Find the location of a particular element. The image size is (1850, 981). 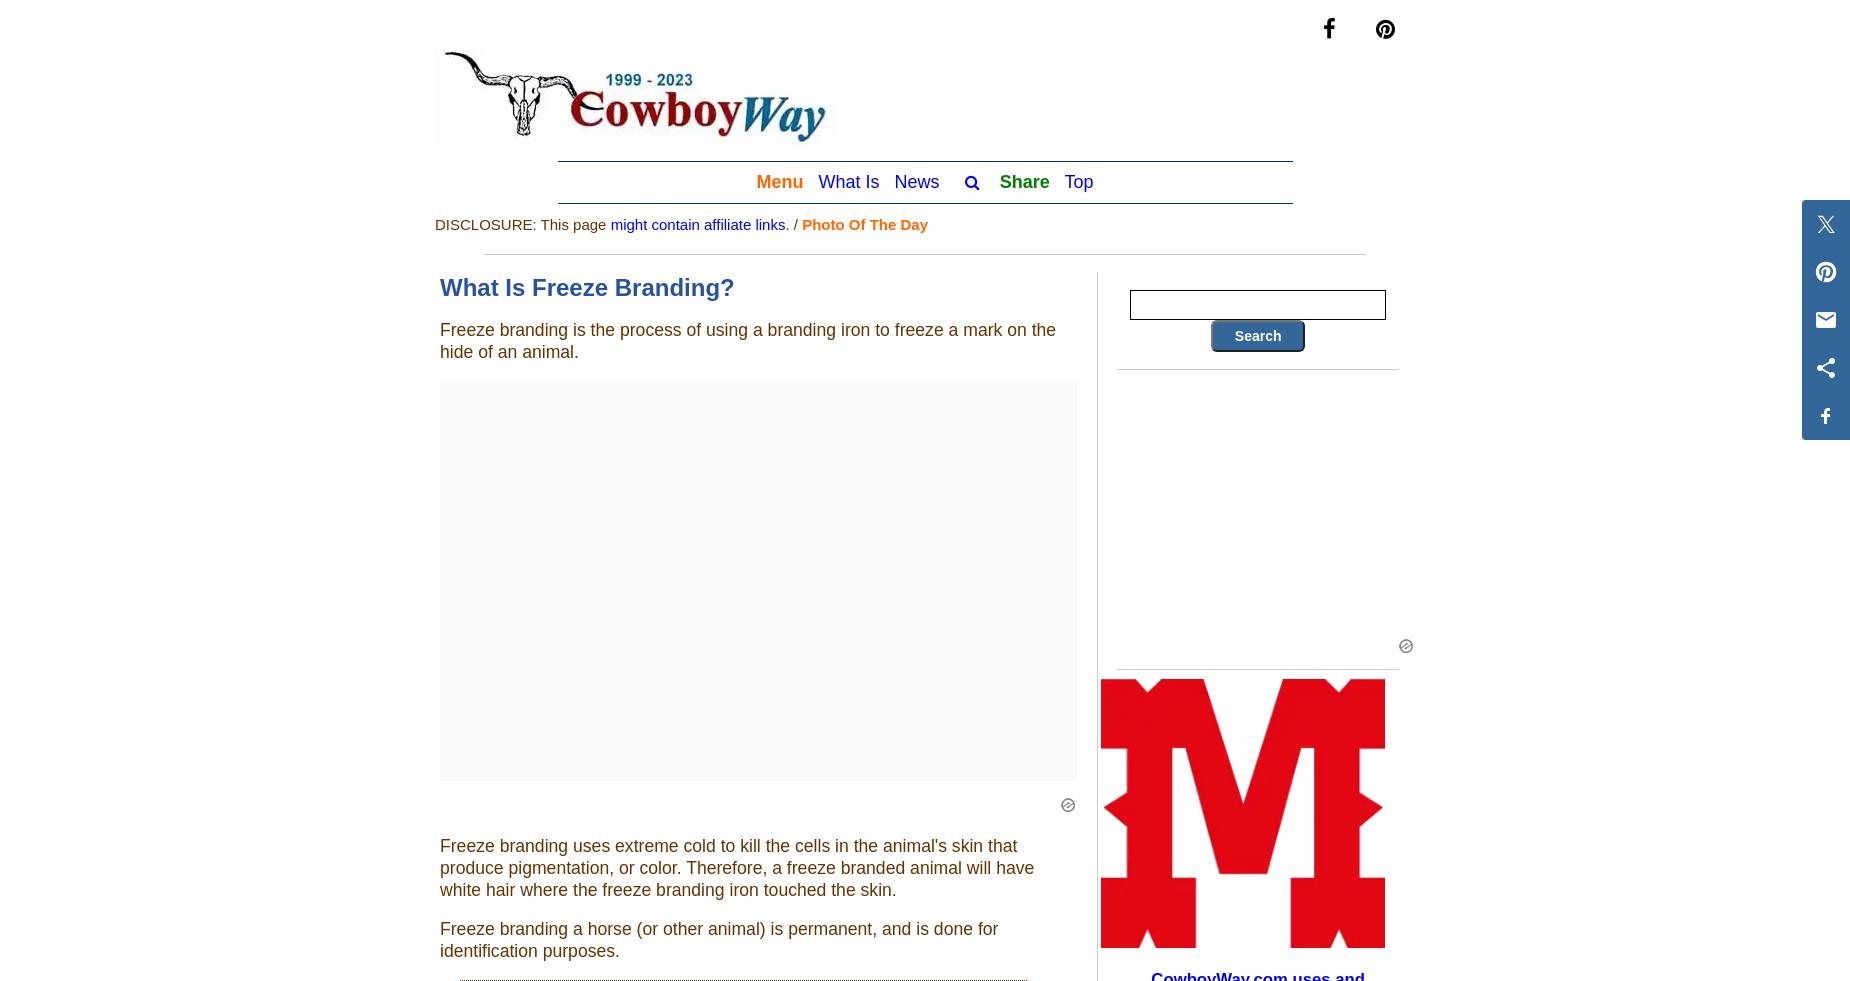

'. /' is located at coordinates (793, 223).